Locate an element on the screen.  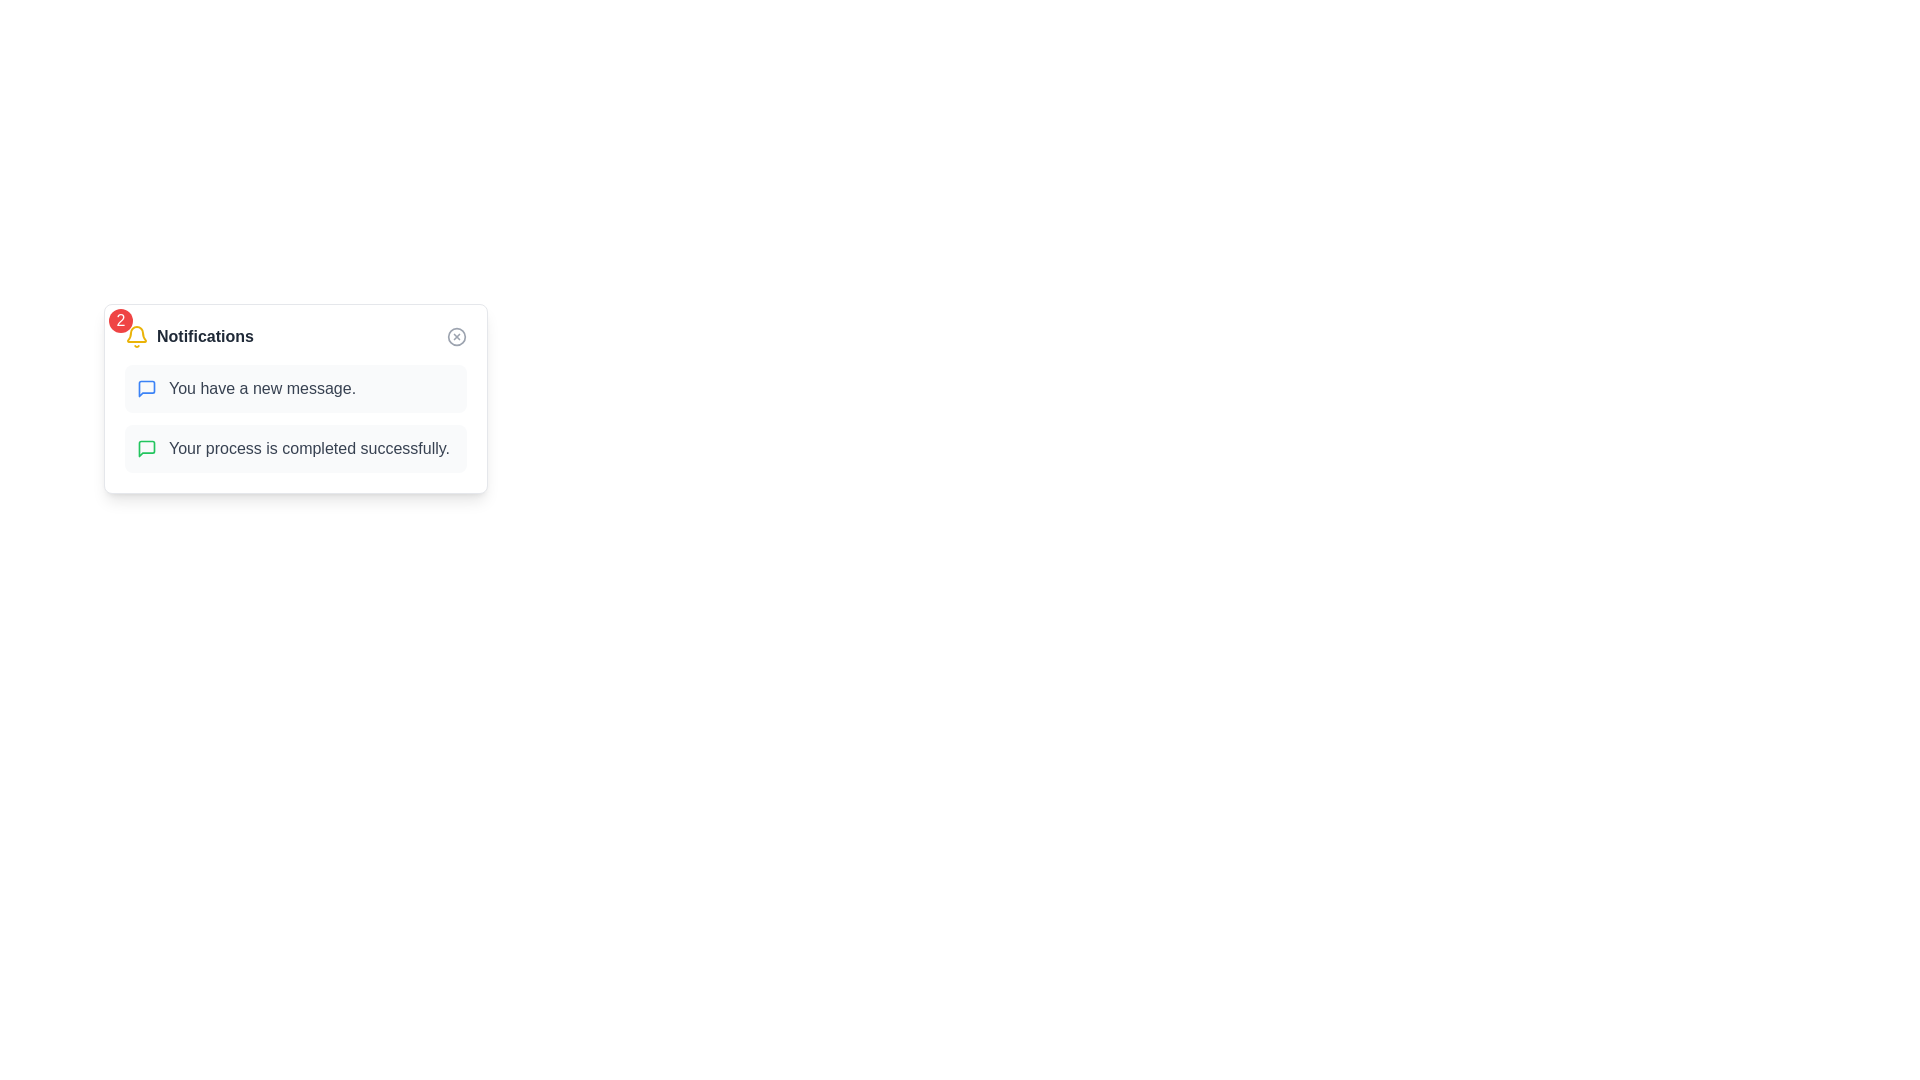
the text label displaying the notification message is located at coordinates (261, 389).